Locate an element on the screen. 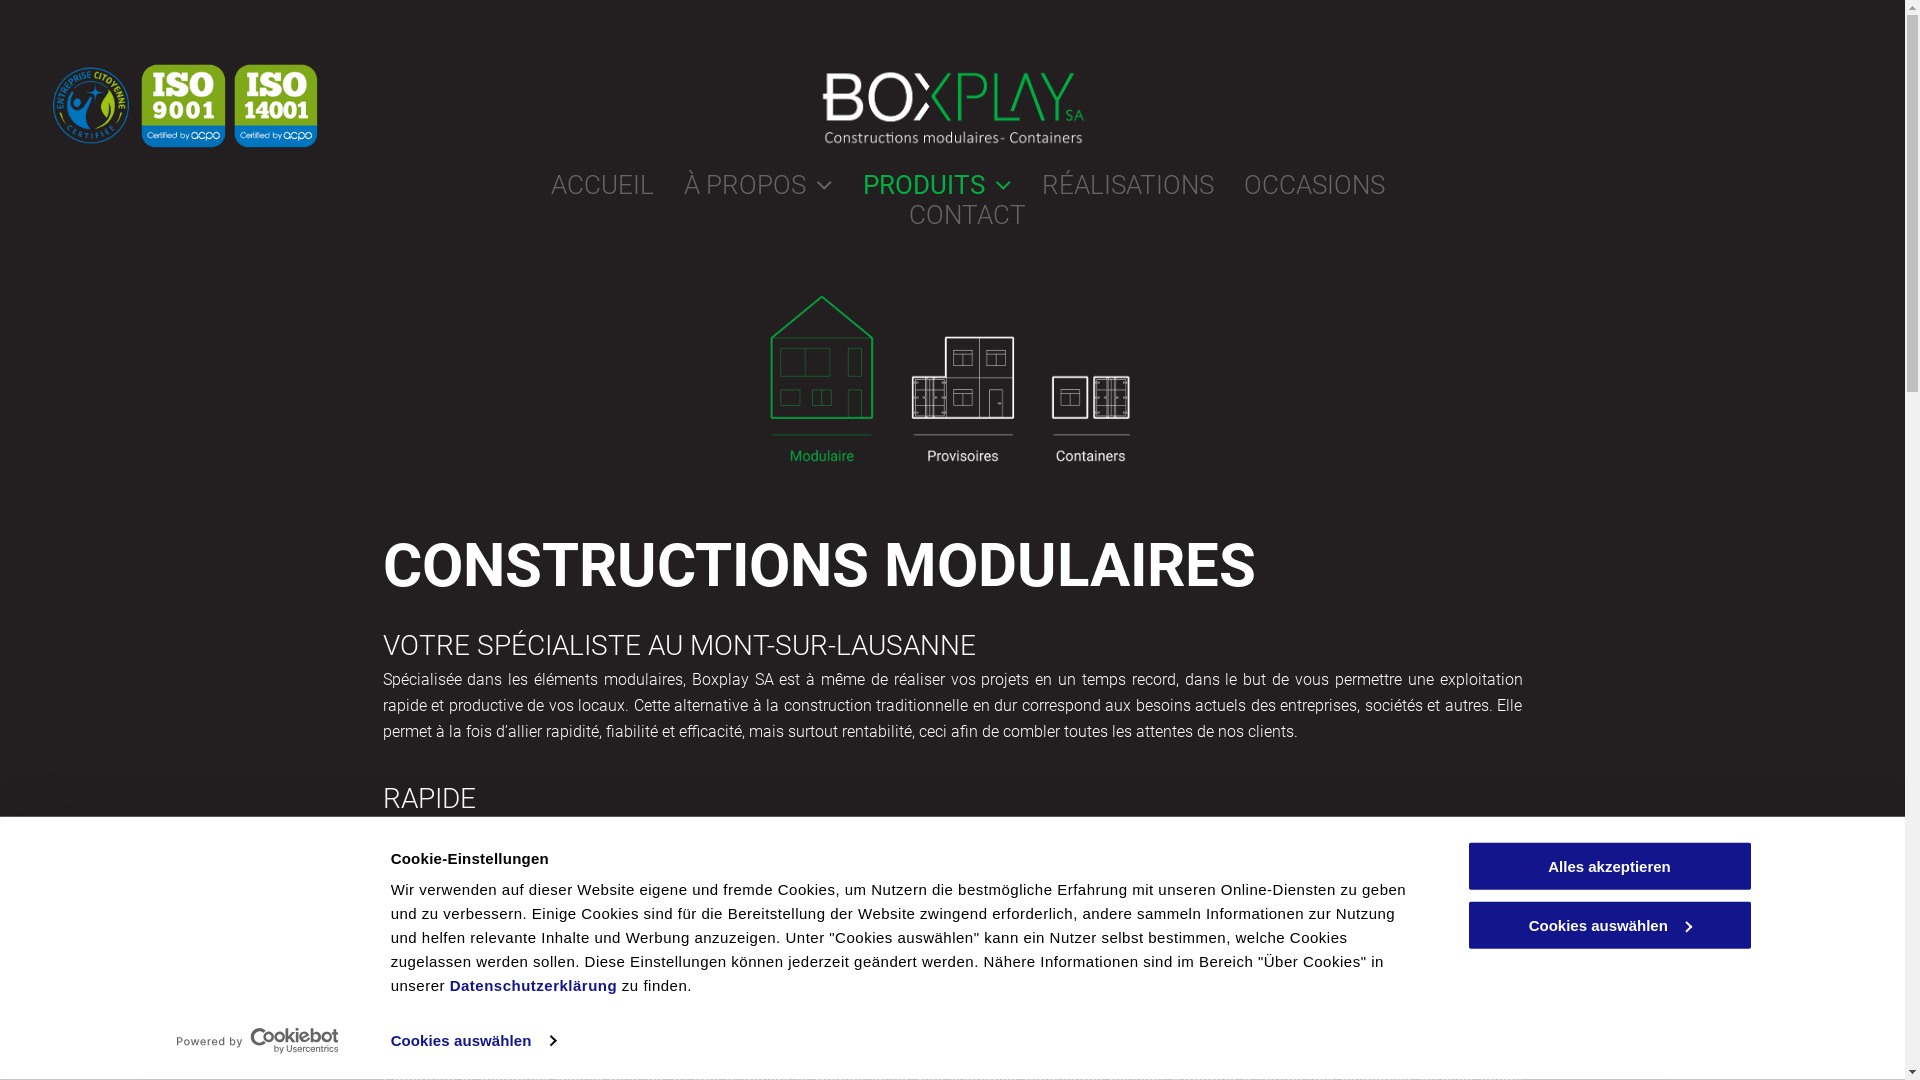 Image resolution: width=1920 pixels, height=1080 pixels. 'Alles akzeptieren' is located at coordinates (1465, 865).